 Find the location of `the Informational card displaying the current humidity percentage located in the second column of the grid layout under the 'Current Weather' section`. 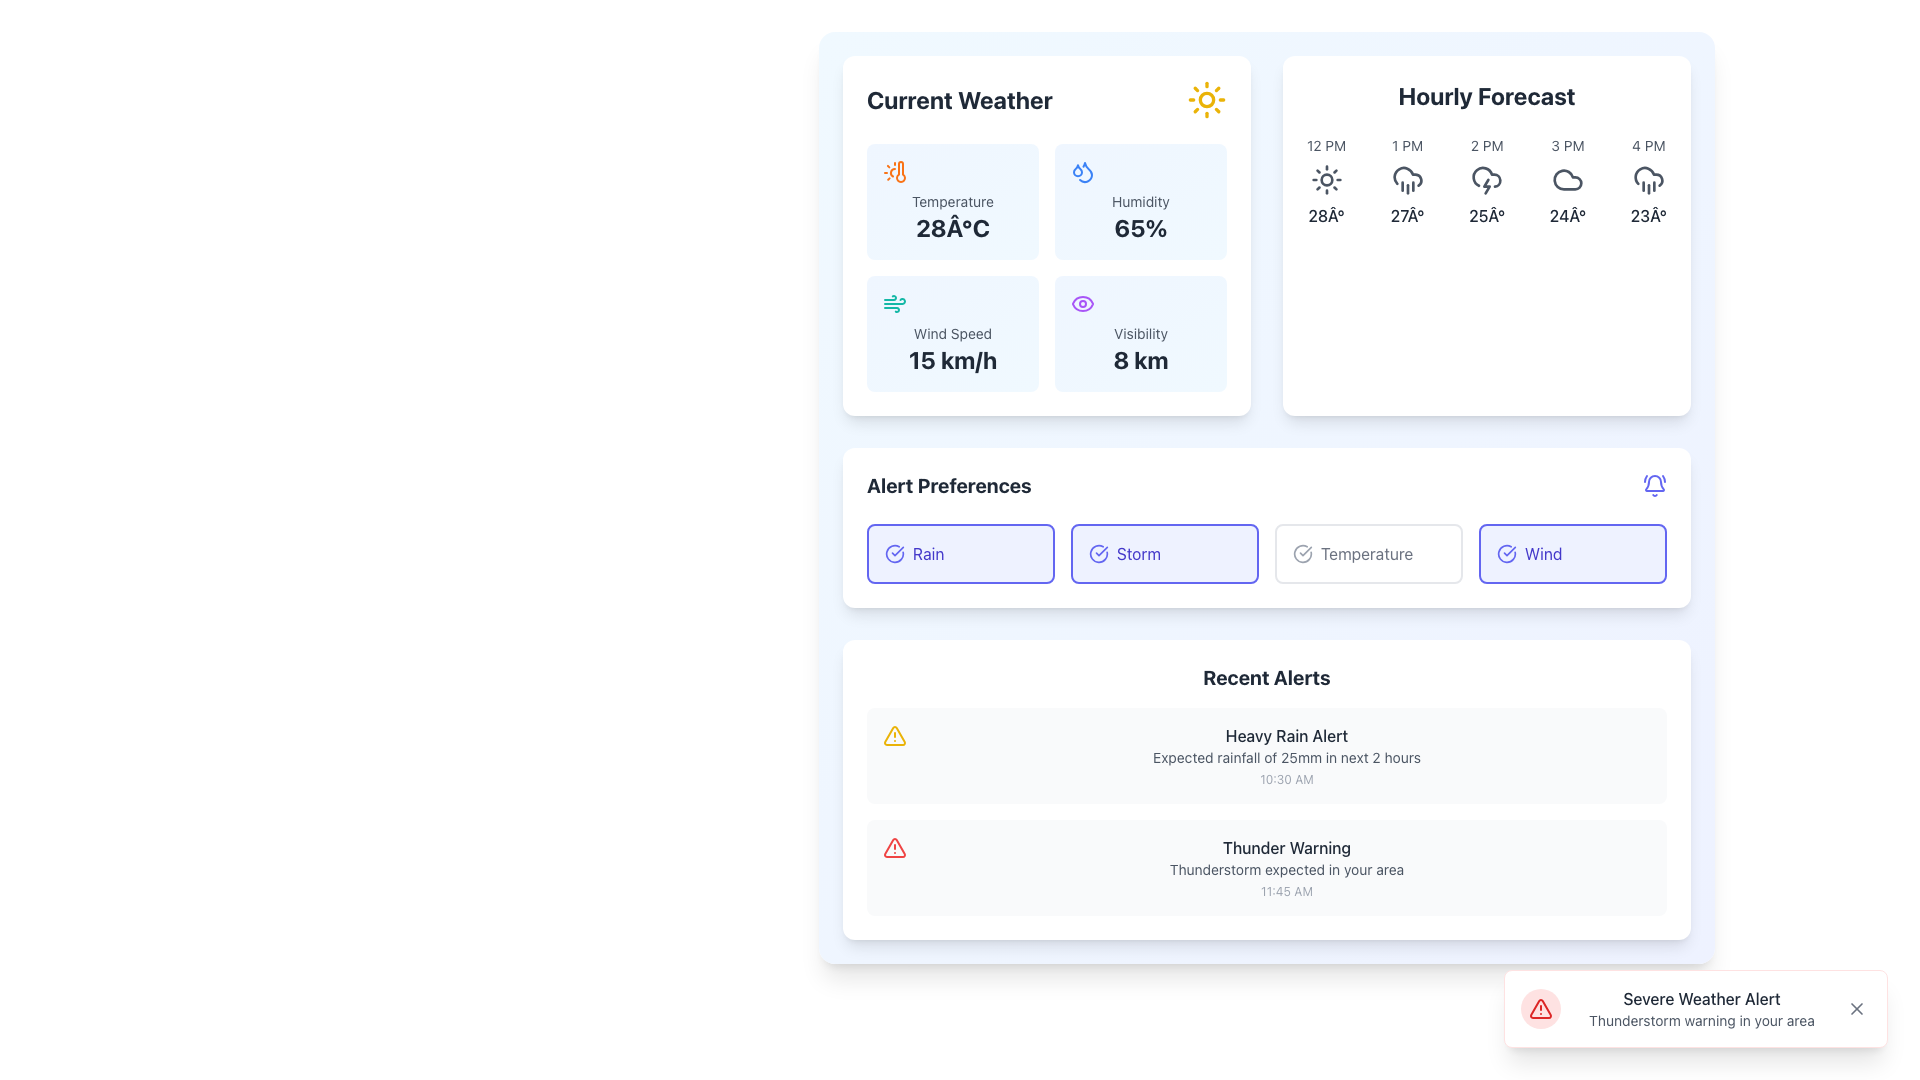

the Informational card displaying the current humidity percentage located in the second column of the grid layout under the 'Current Weather' section is located at coordinates (1141, 201).